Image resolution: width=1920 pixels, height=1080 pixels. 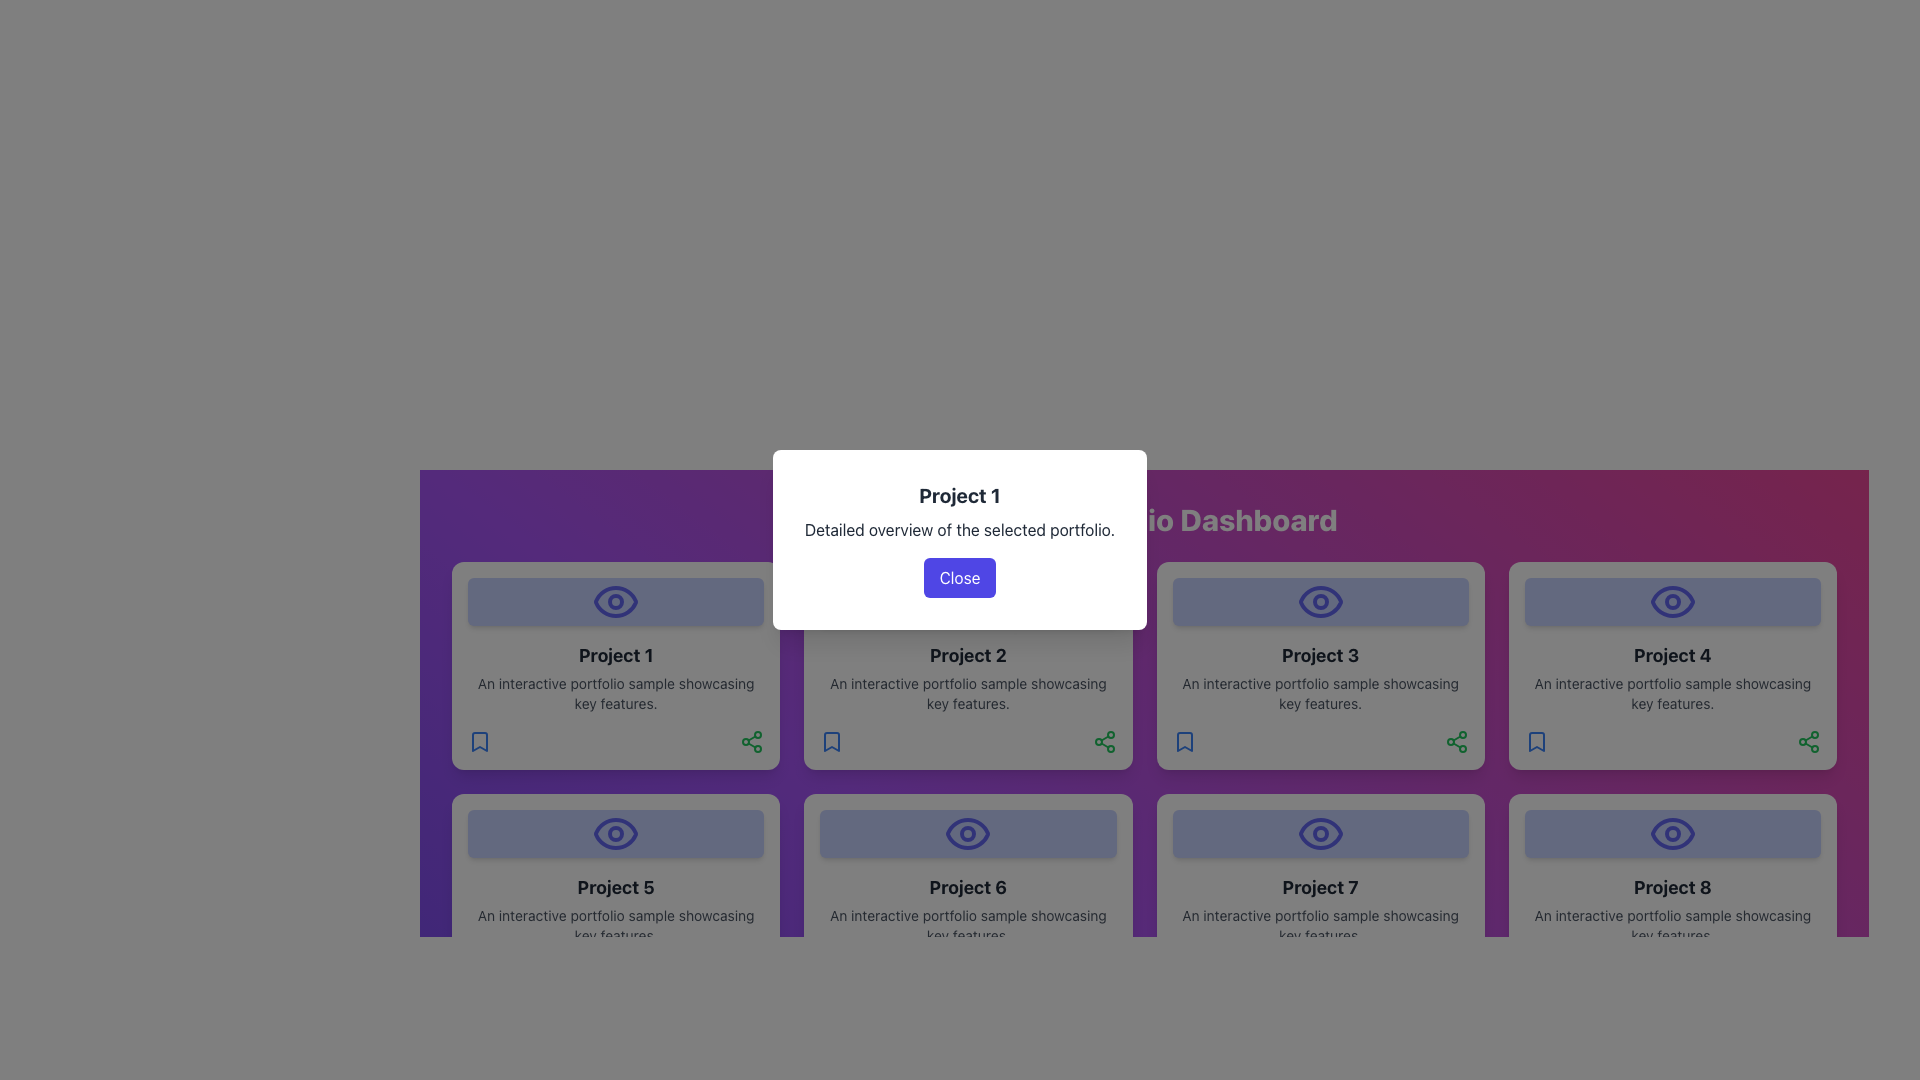 I want to click on the icon placeholder located at the top of the 'Project 5' card, which visually represents a feature for viewing or previewing related content, so click(x=615, y=833).